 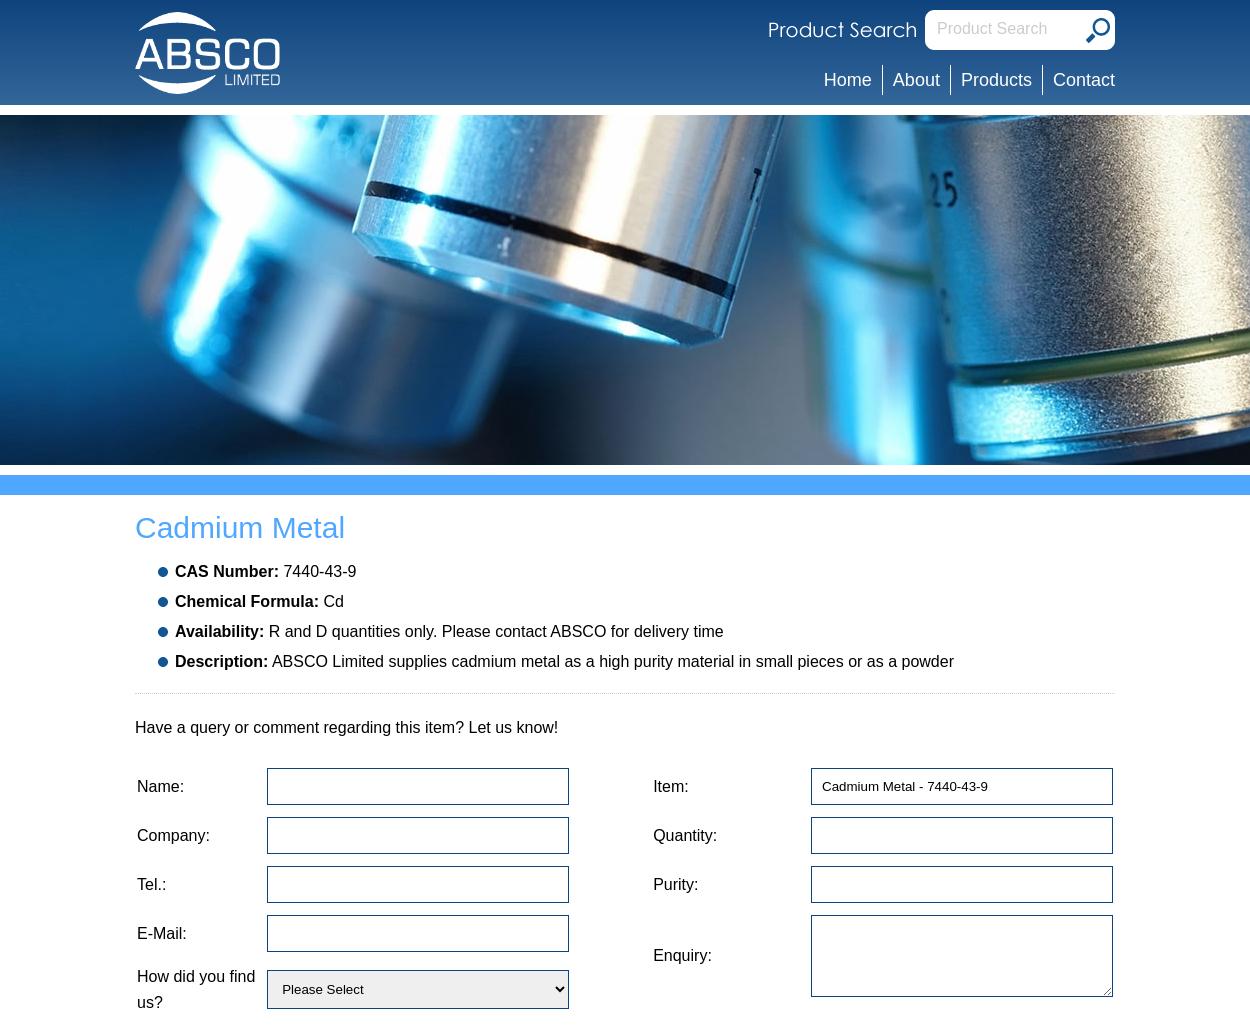 What do you see at coordinates (915, 79) in the screenshot?
I see `'About'` at bounding box center [915, 79].